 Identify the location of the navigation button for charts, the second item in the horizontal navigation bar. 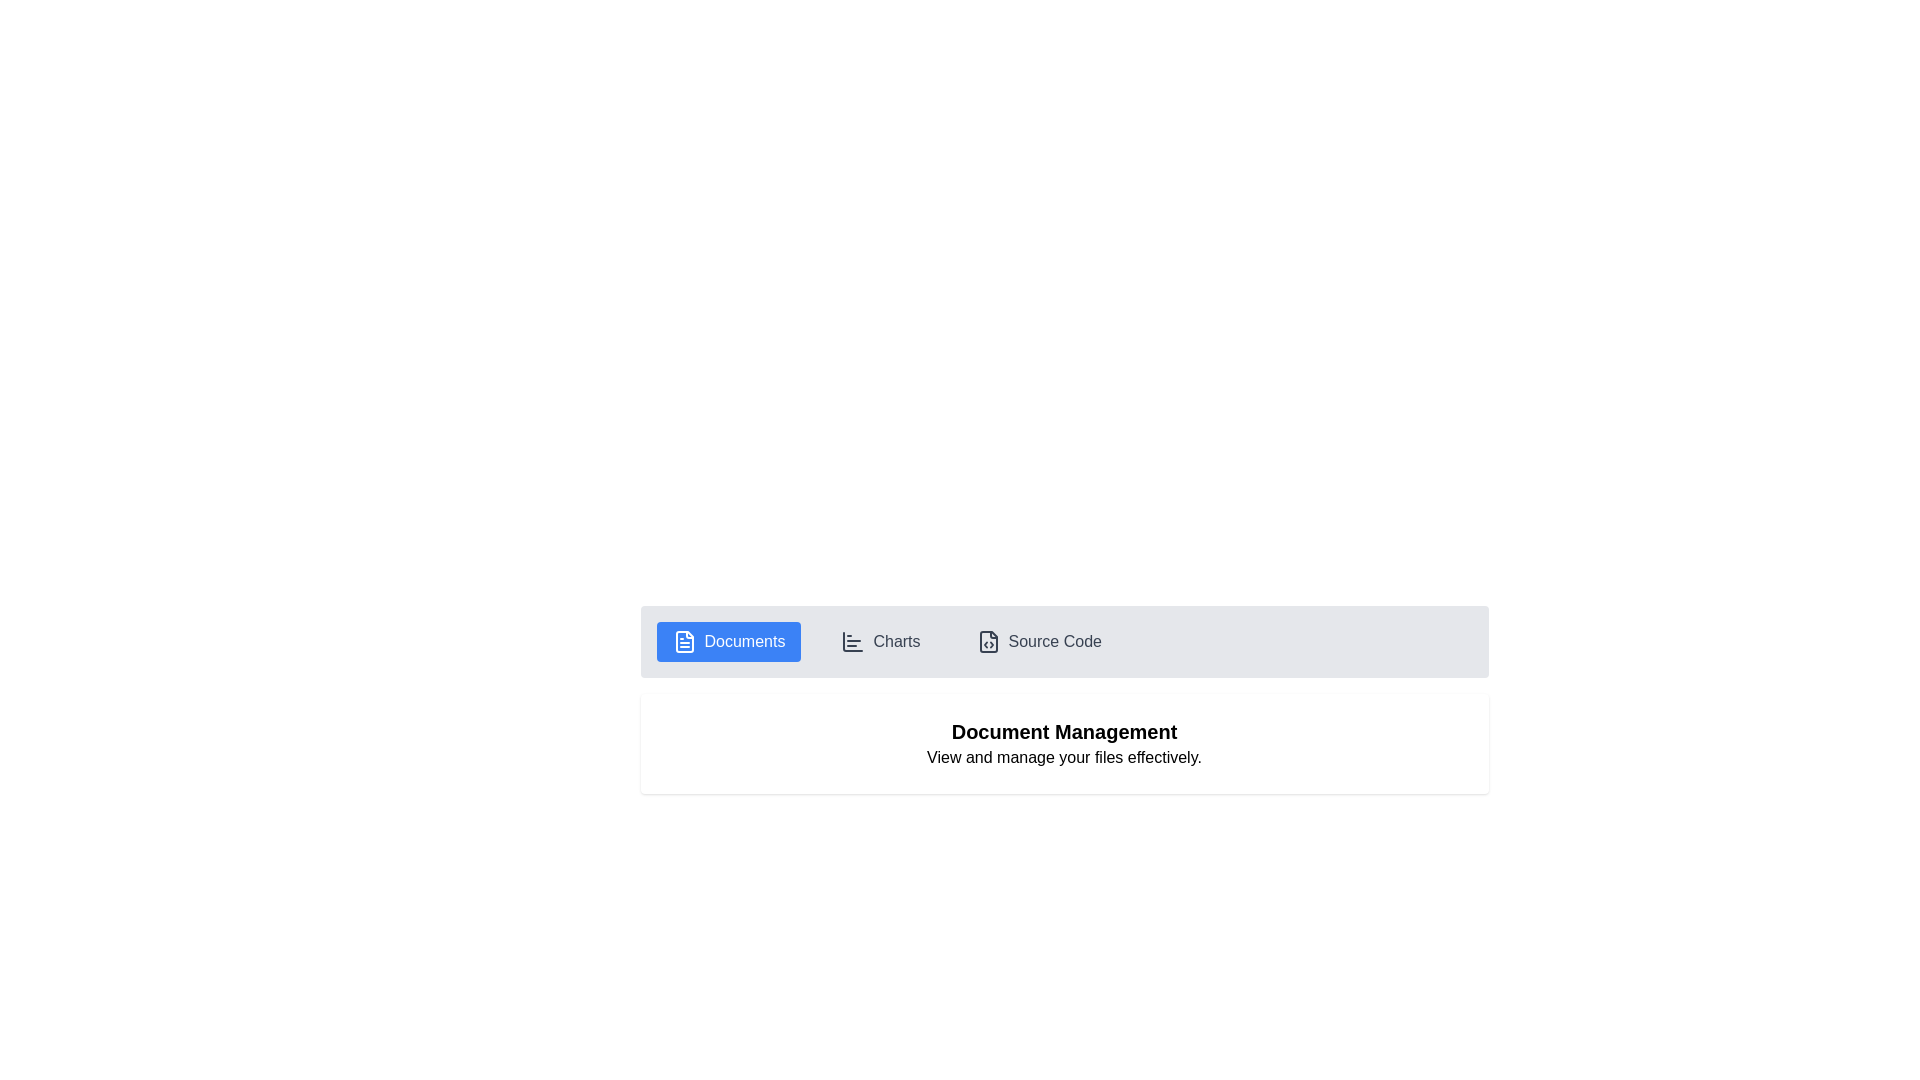
(880, 641).